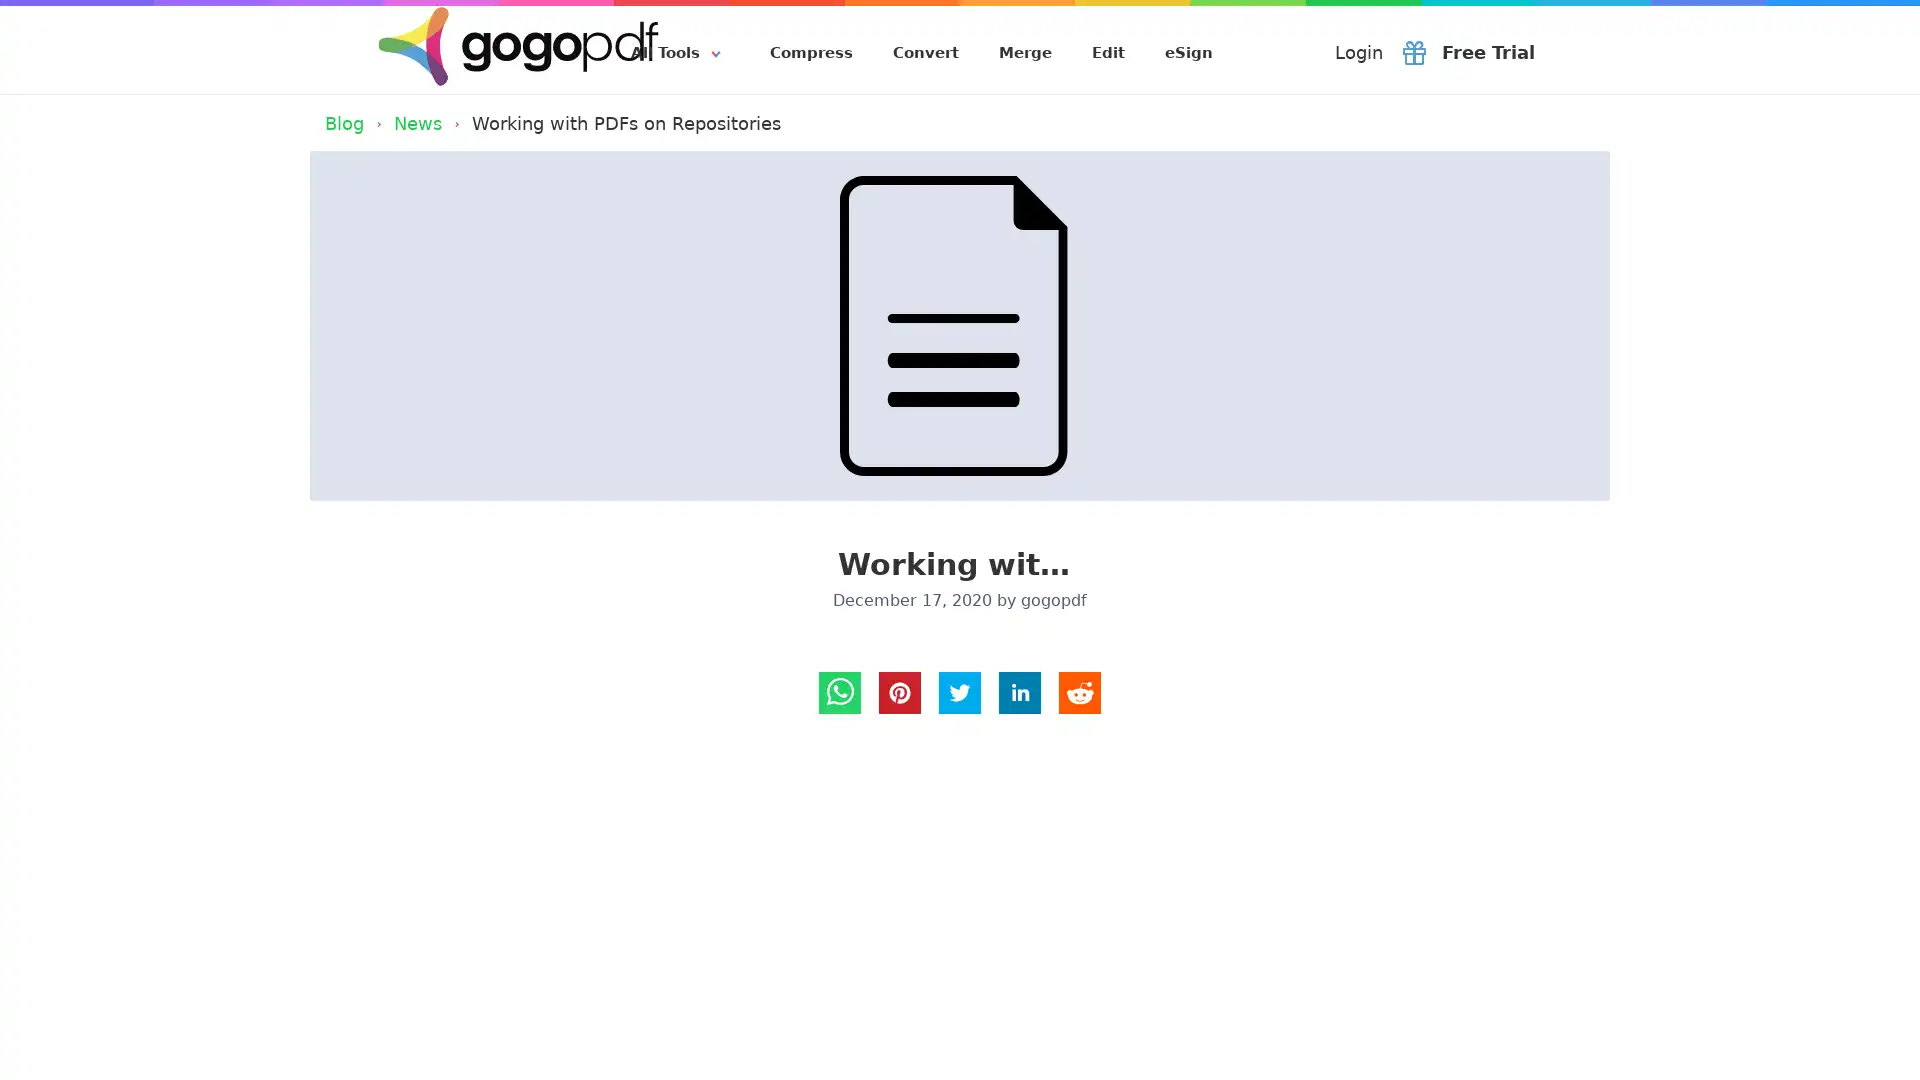 The width and height of the screenshot is (1920, 1080). What do you see at coordinates (416, 123) in the screenshot?
I see `News` at bounding box center [416, 123].